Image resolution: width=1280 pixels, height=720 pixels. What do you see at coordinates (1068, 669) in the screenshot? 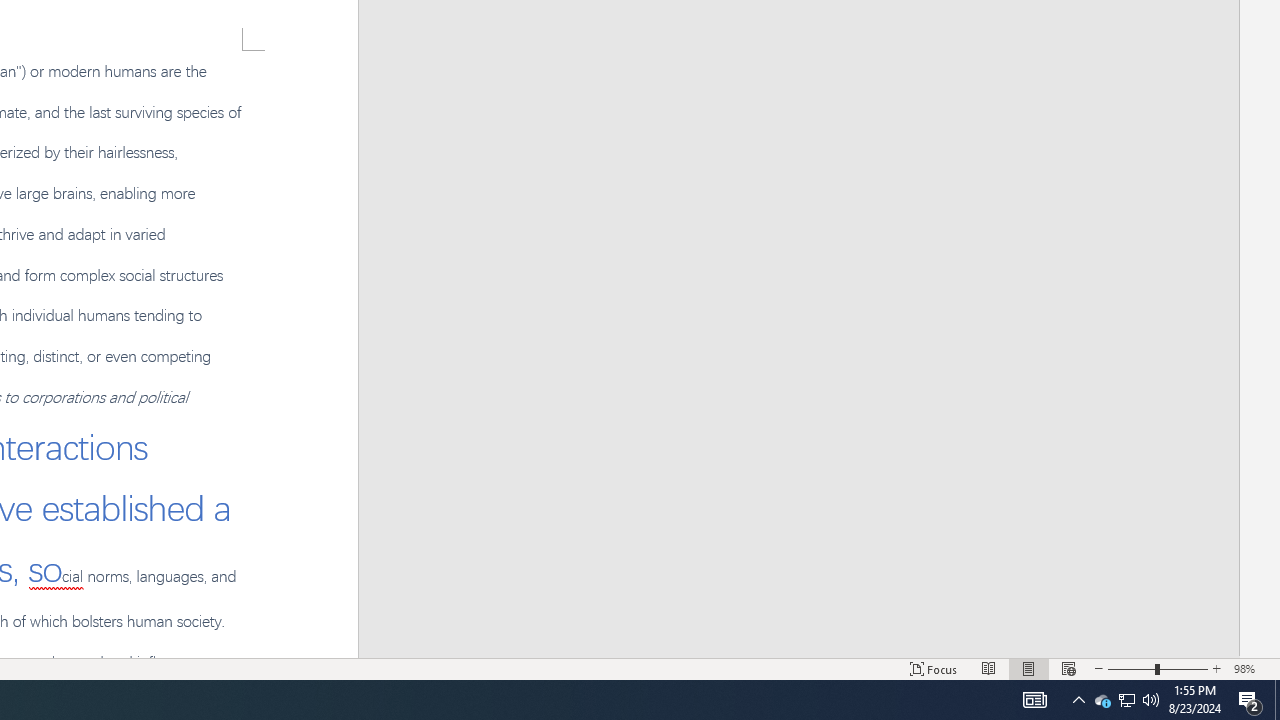
I see `'Web Layout'` at bounding box center [1068, 669].